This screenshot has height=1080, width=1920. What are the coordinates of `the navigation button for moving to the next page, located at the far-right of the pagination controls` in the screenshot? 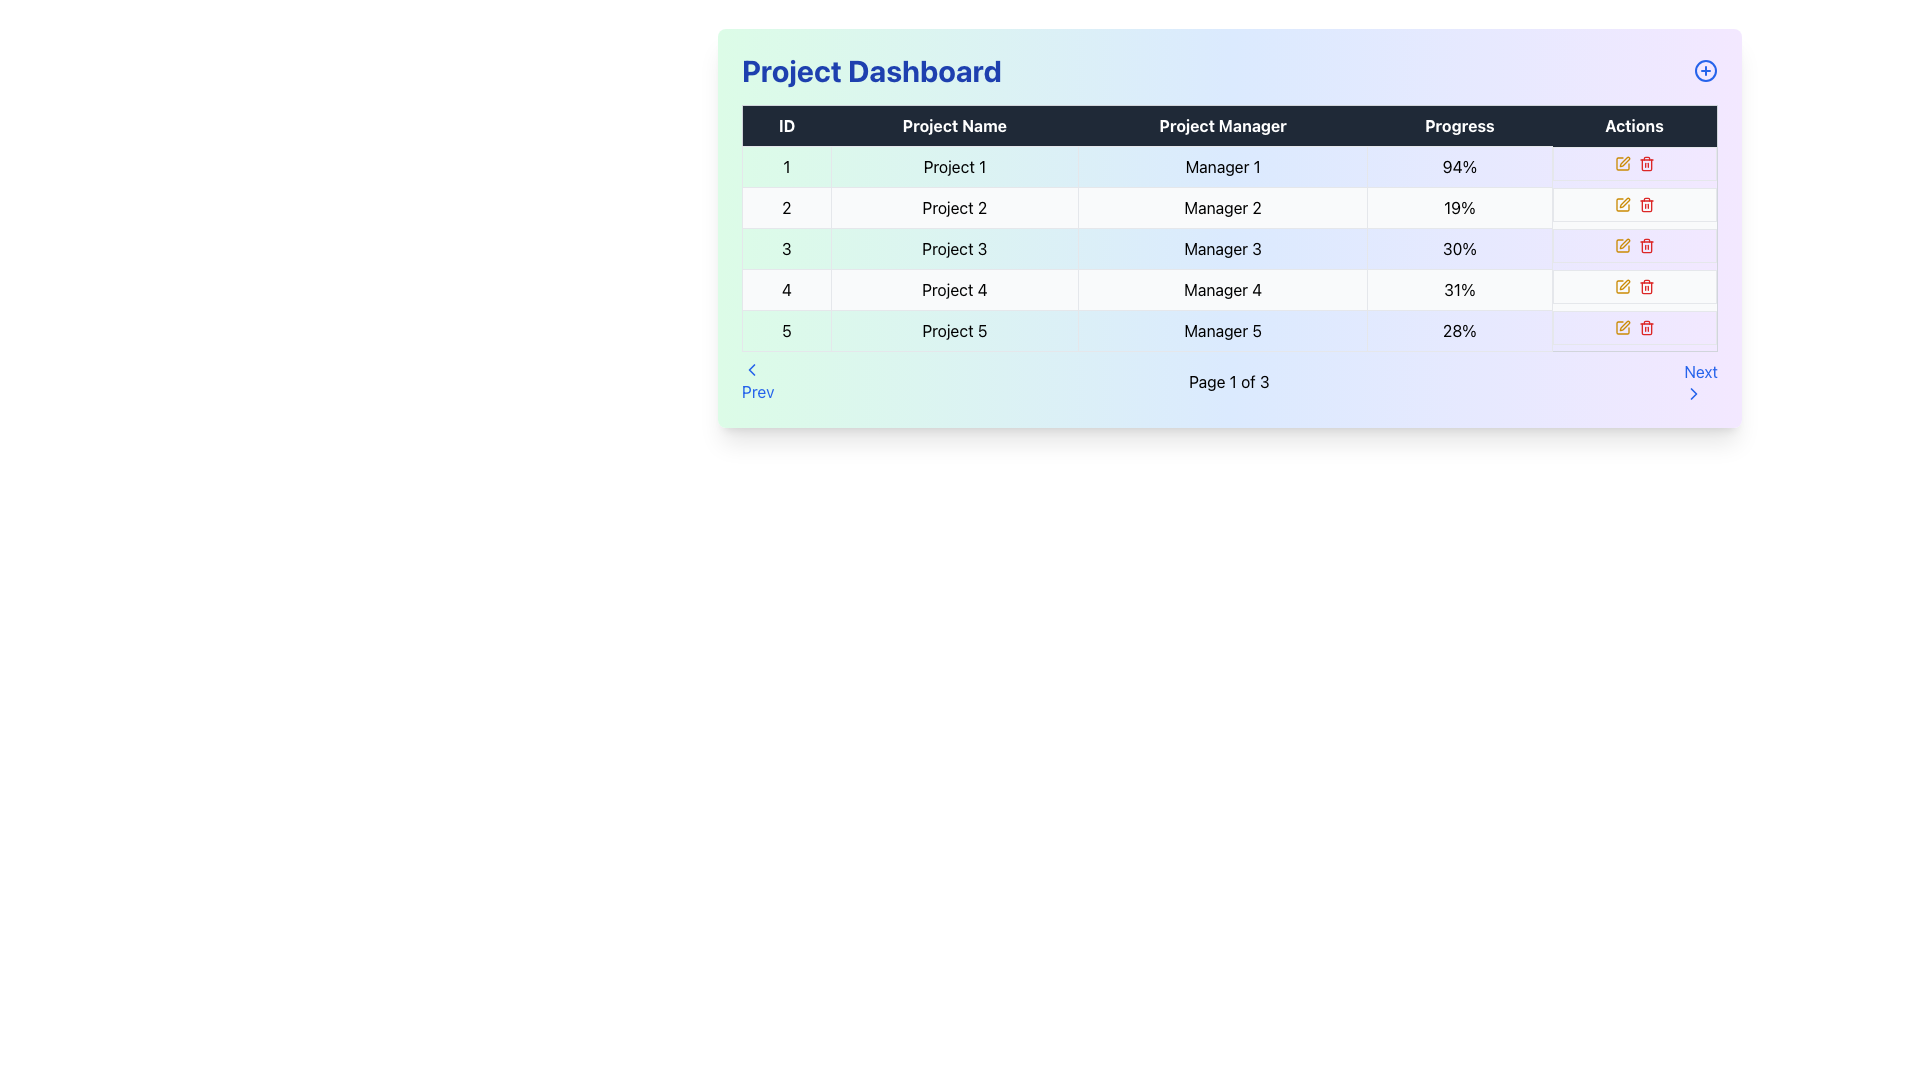 It's located at (1700, 381).